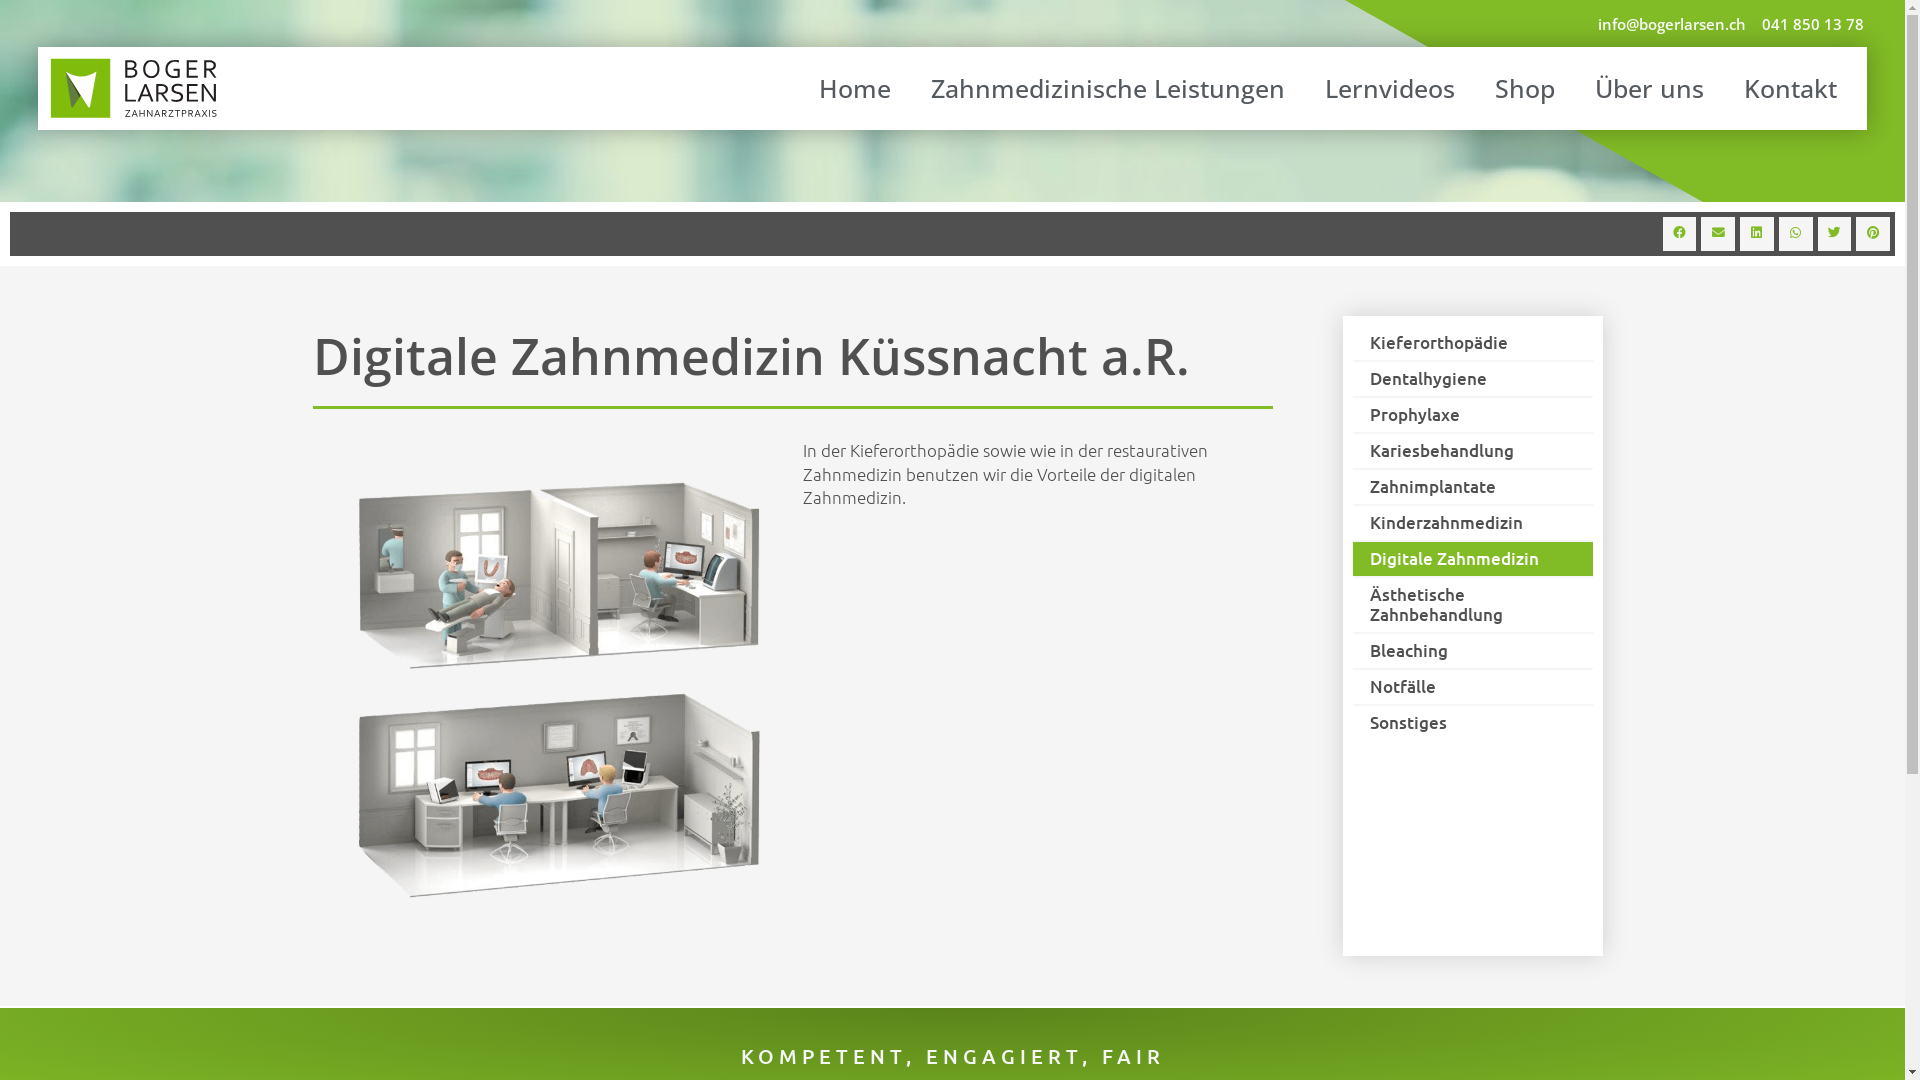  Describe the element at coordinates (1737, 87) in the screenshot. I see `'Kontakt'` at that location.